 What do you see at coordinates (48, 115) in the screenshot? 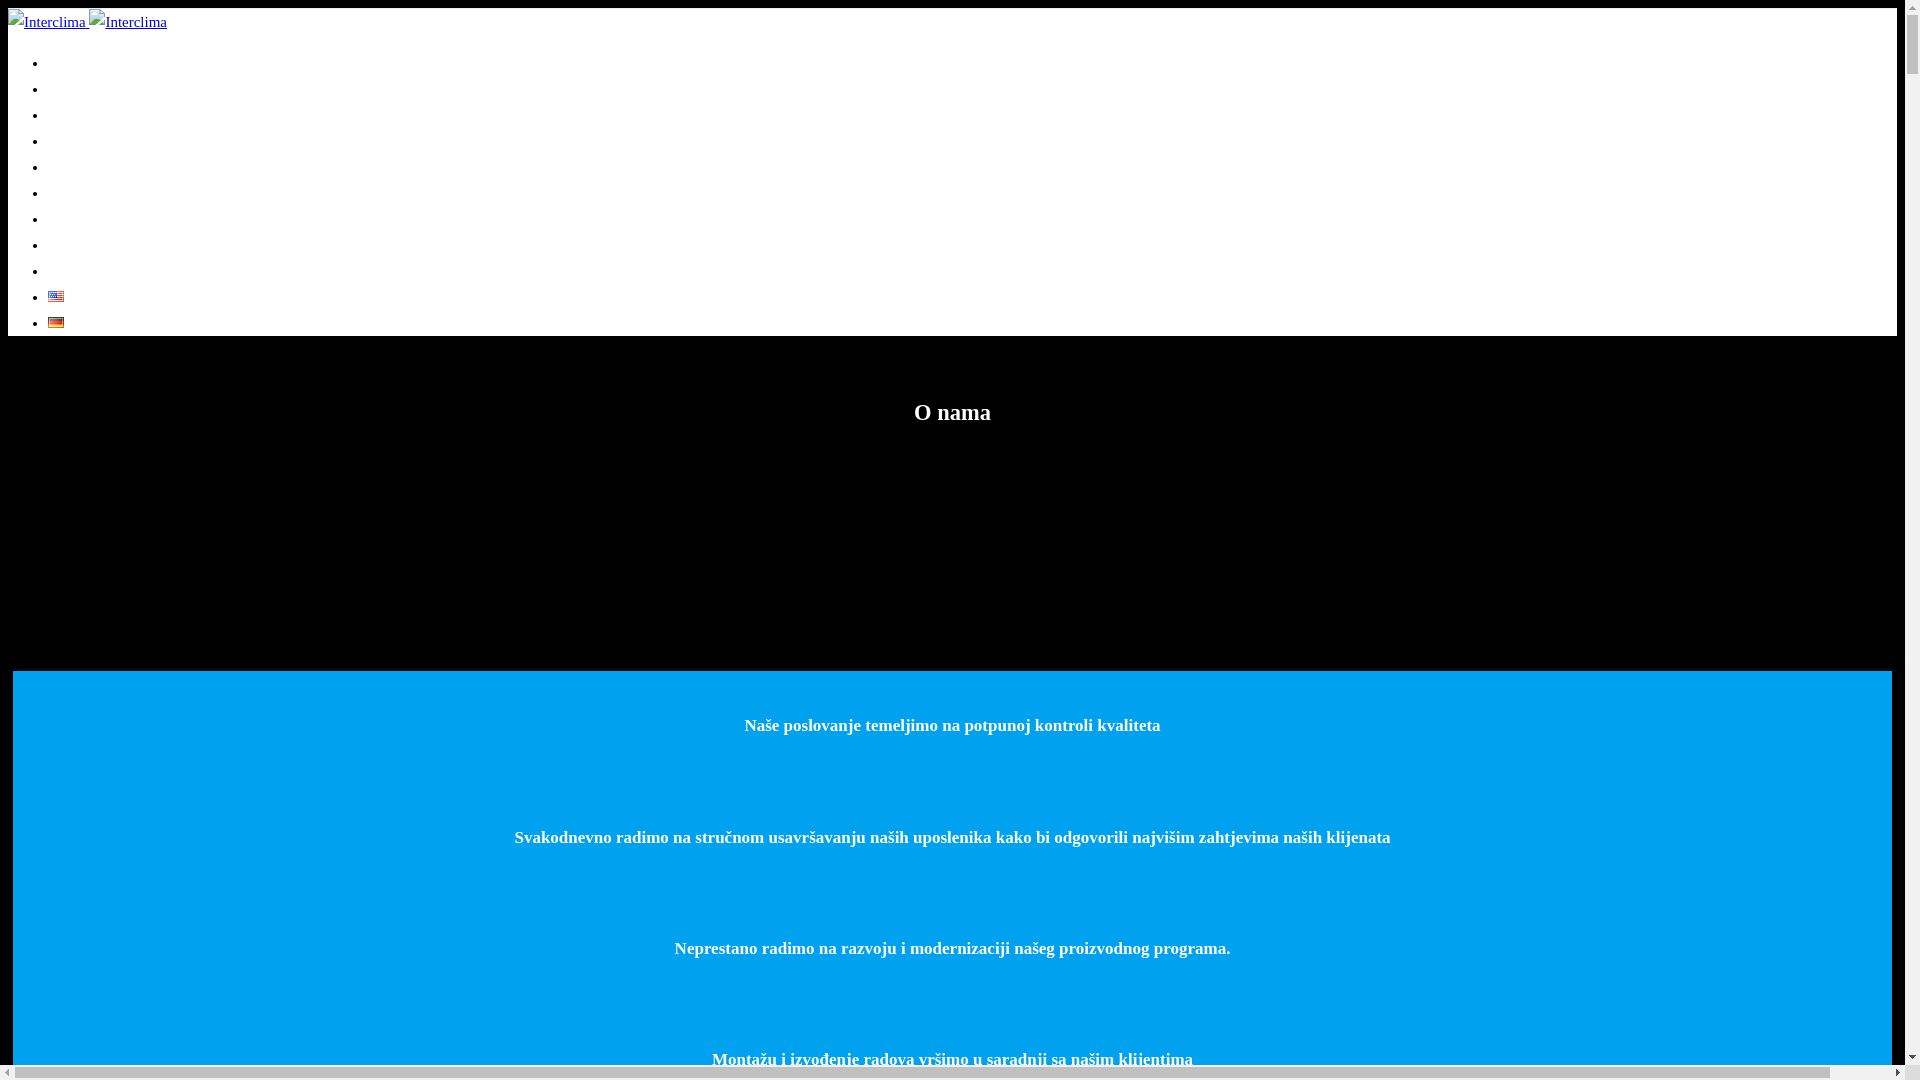
I see `'Projektovanje'` at bounding box center [48, 115].